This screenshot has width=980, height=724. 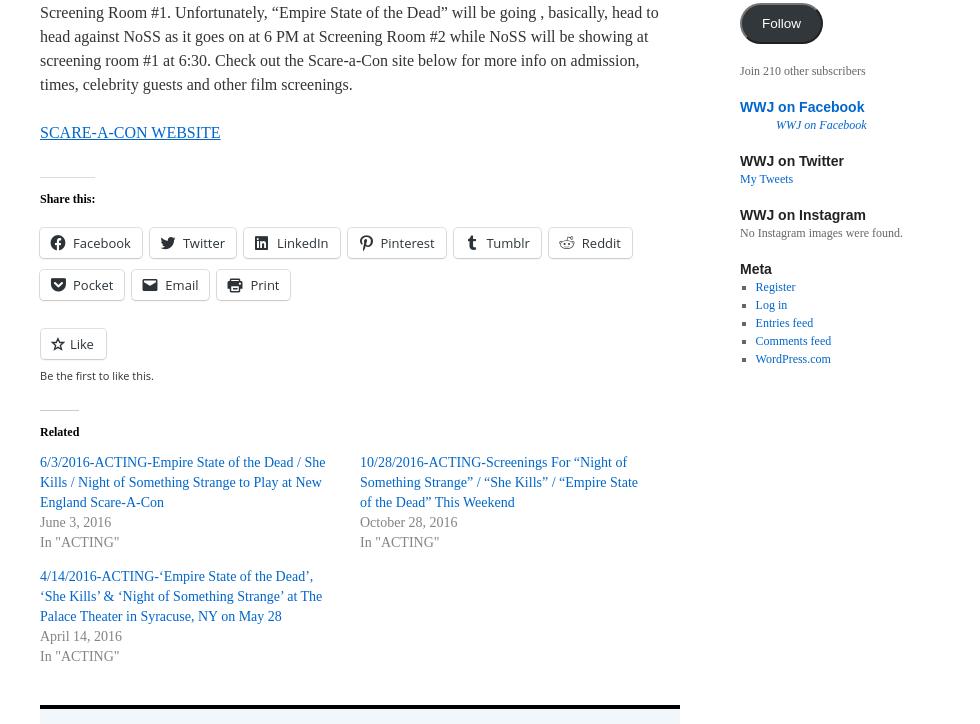 What do you see at coordinates (203, 242) in the screenshot?
I see `'Twitter'` at bounding box center [203, 242].